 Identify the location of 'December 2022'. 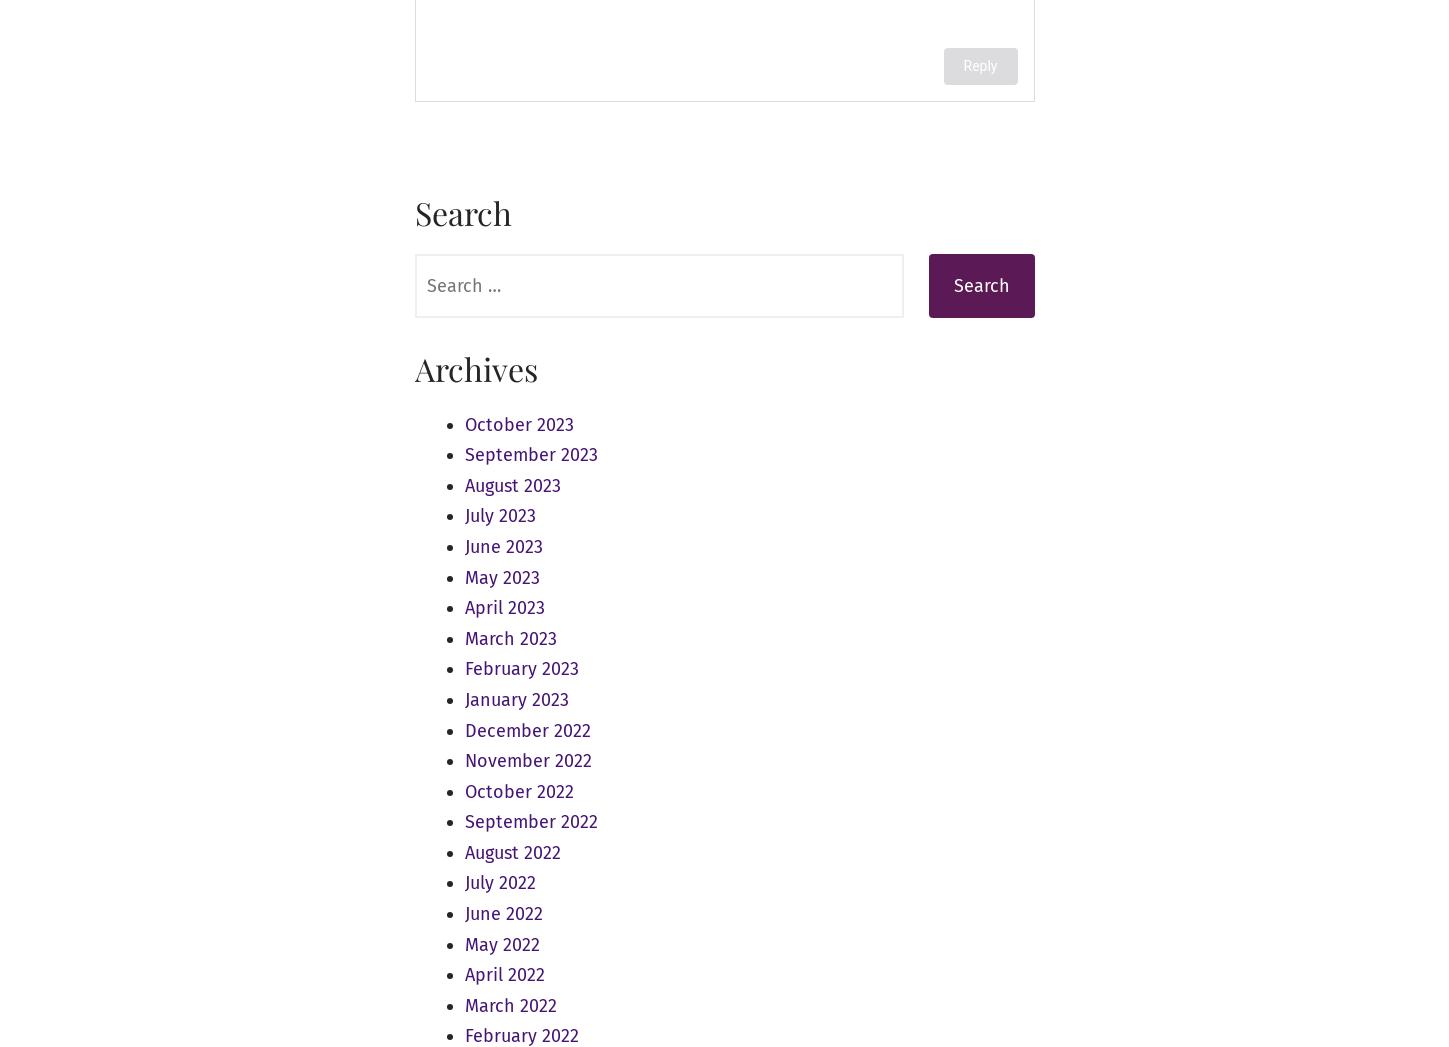
(526, 729).